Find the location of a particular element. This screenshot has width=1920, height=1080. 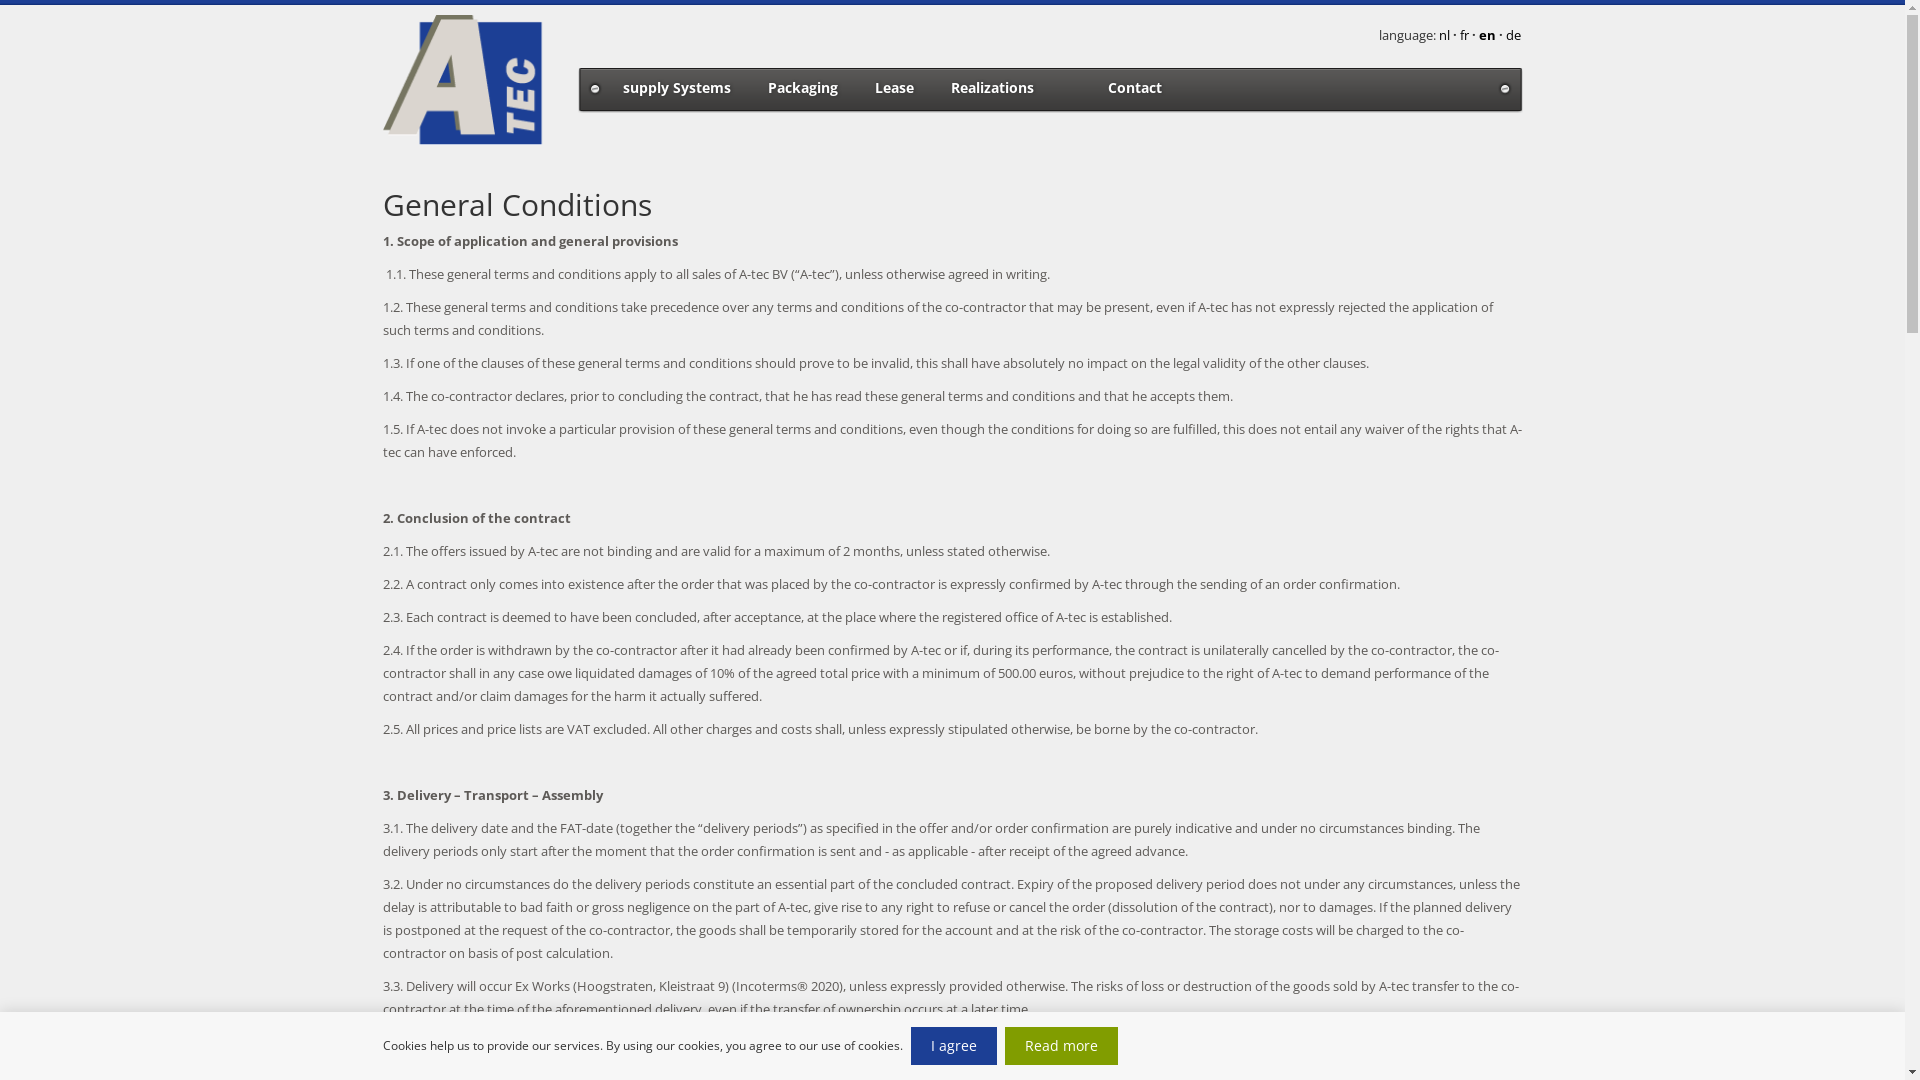

'Realizations' is located at coordinates (991, 86).